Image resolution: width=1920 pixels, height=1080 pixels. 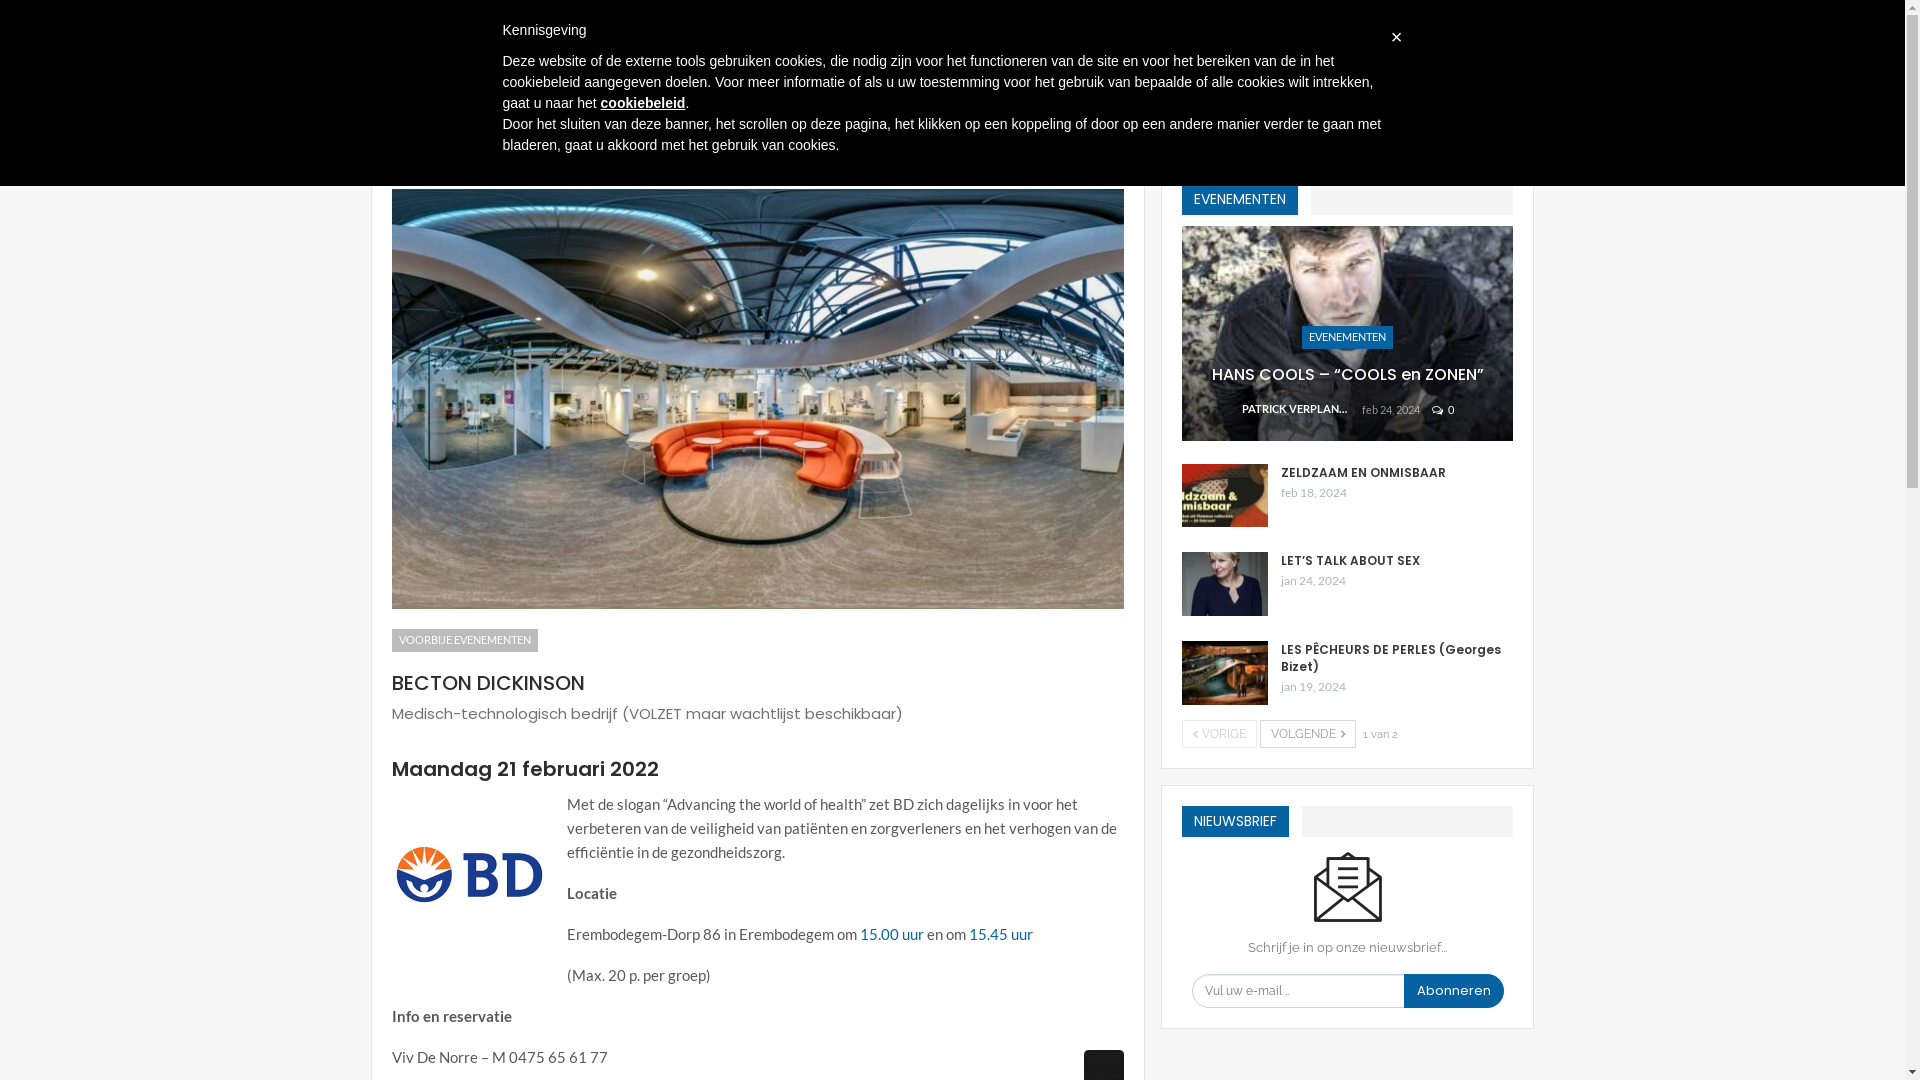 I want to click on 'cookiebeleid', so click(x=643, y=103).